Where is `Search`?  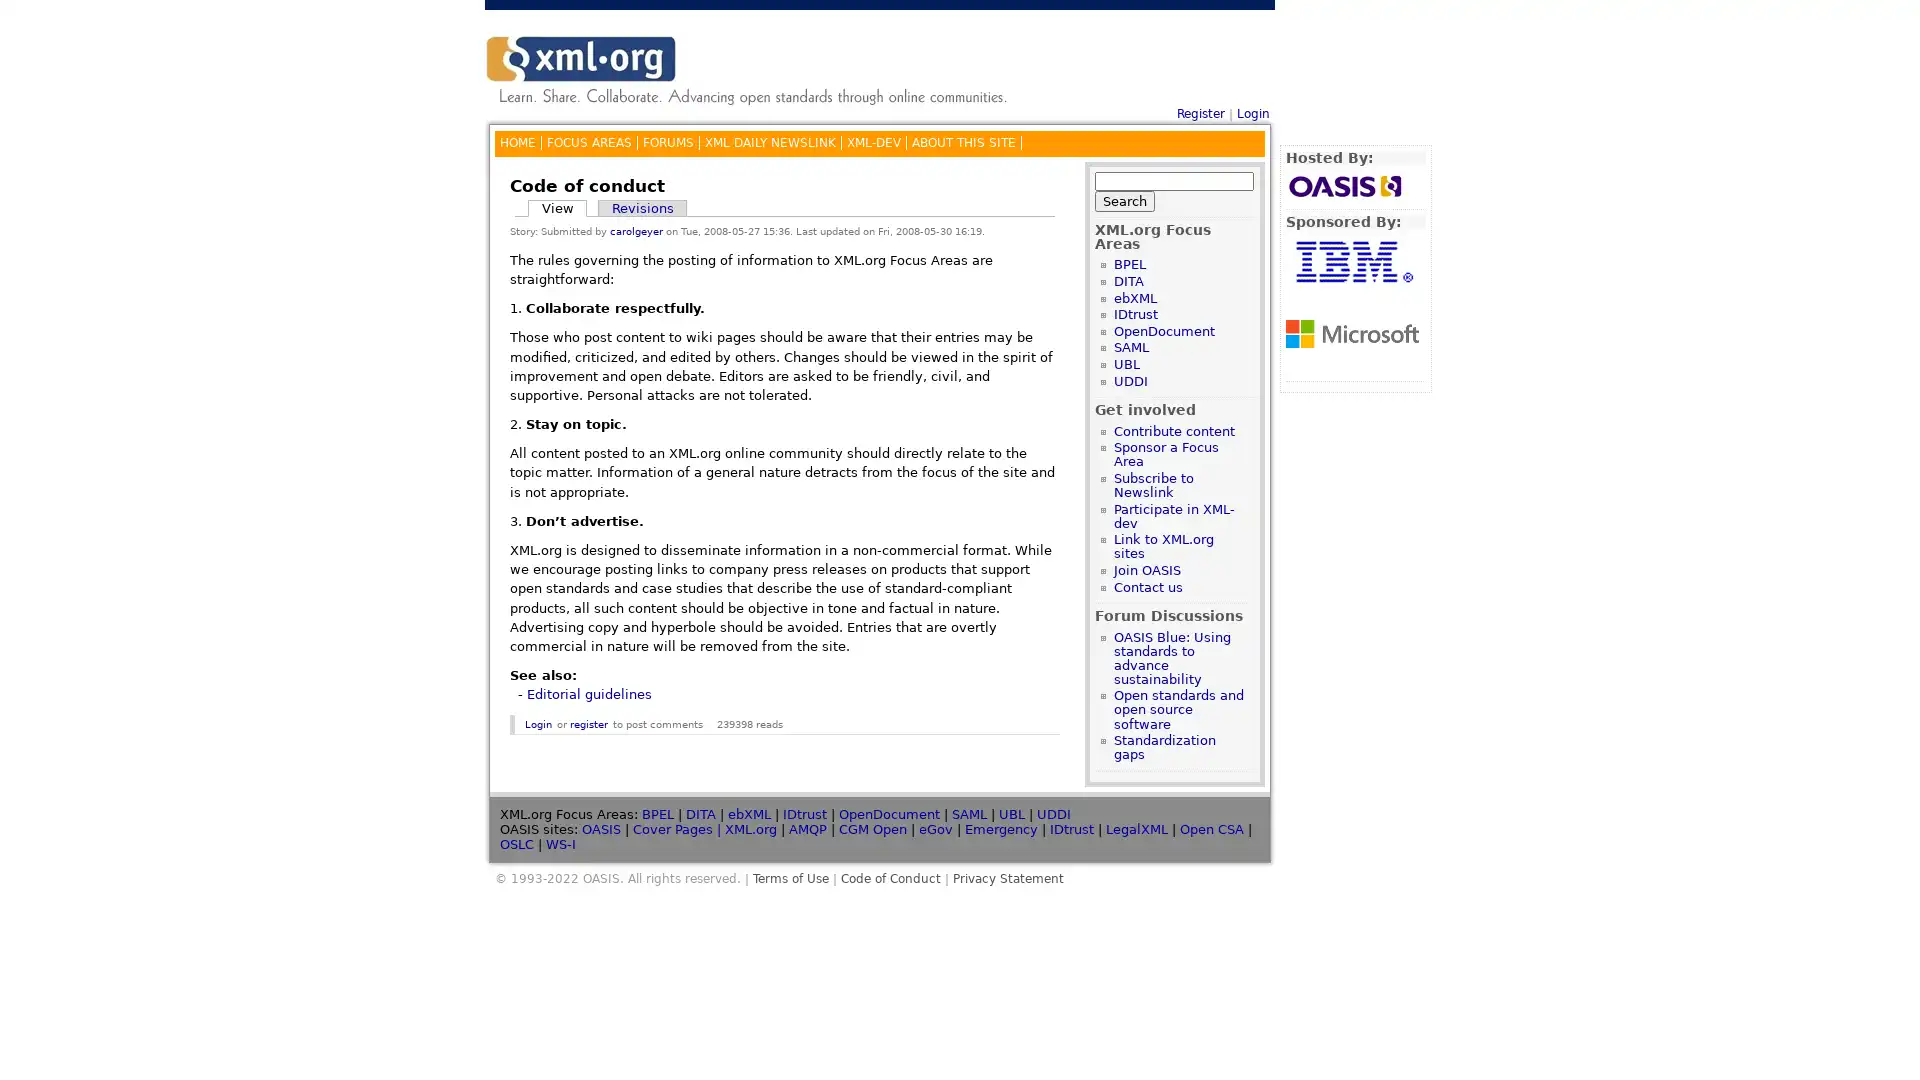
Search is located at coordinates (1124, 200).